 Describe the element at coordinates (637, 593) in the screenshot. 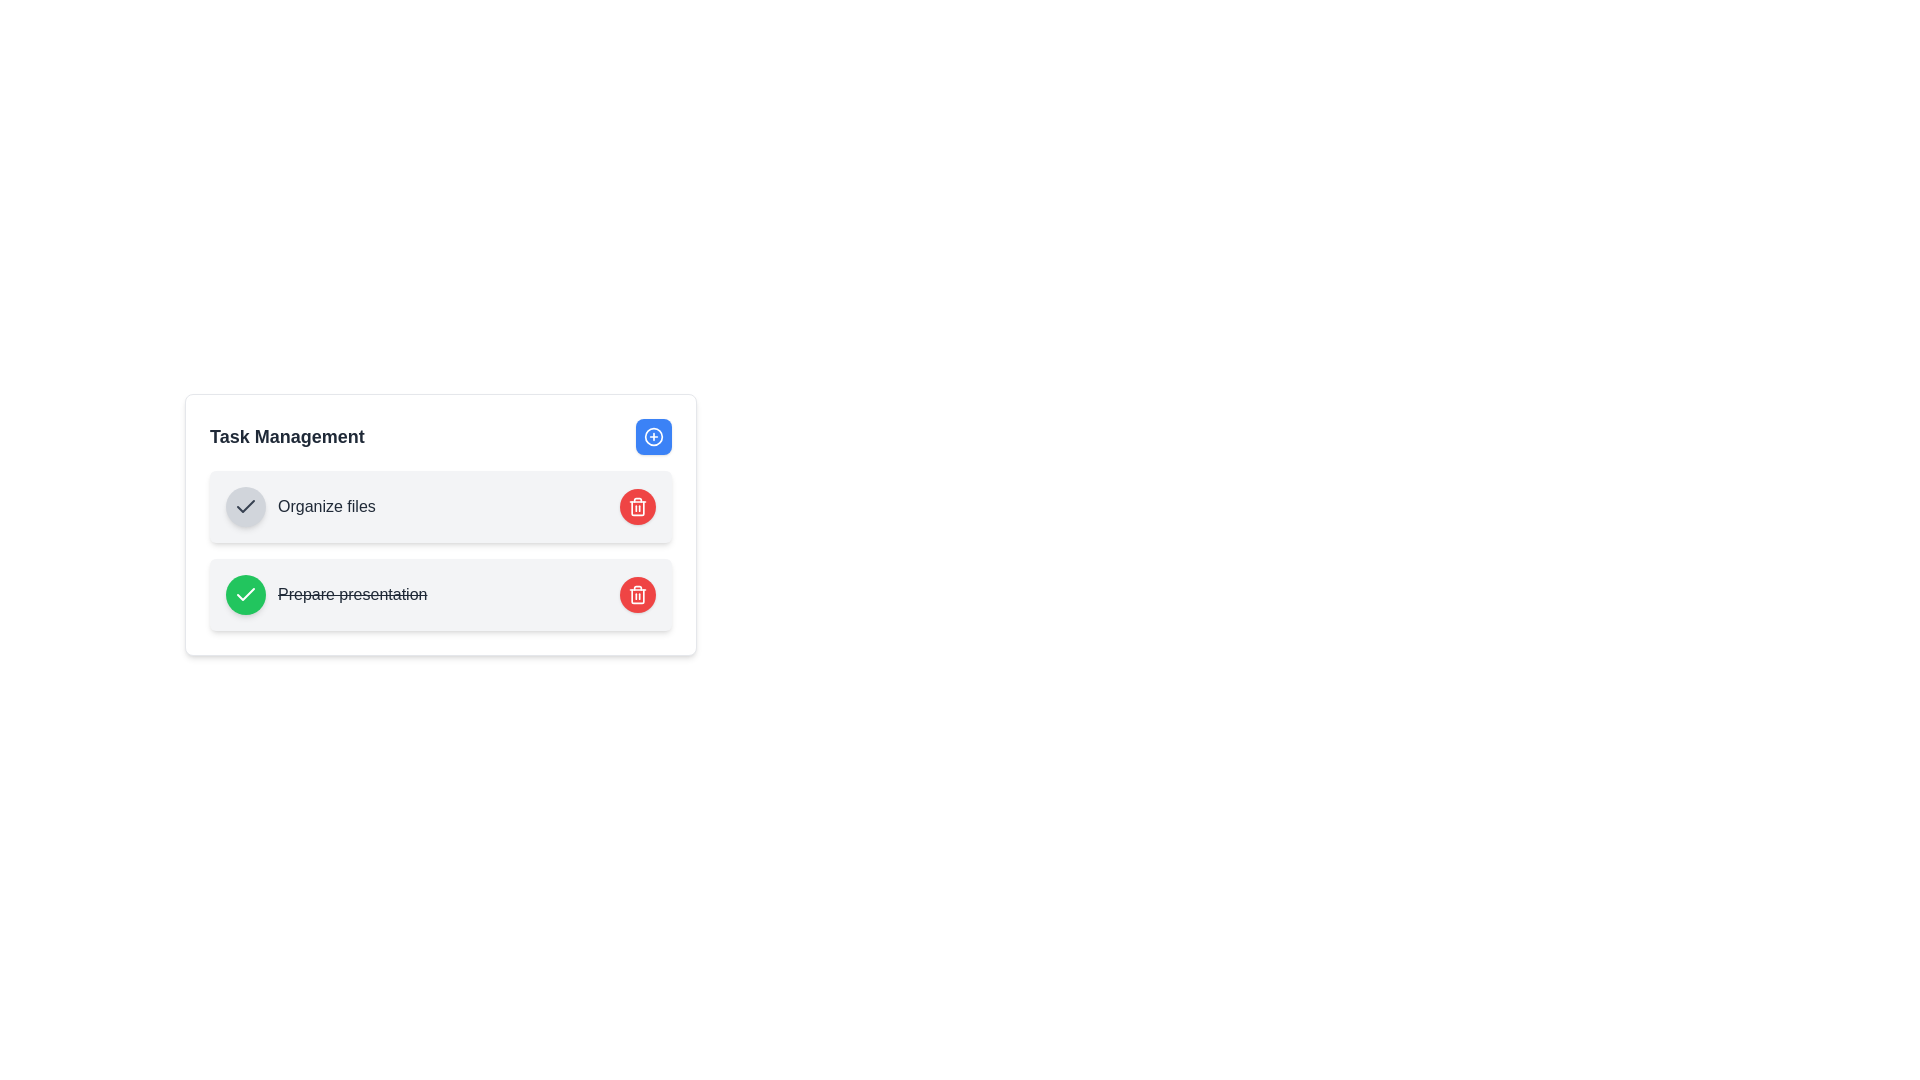

I see `the delete button located on the far right of the task row labeled 'Prepare presentation'` at that location.